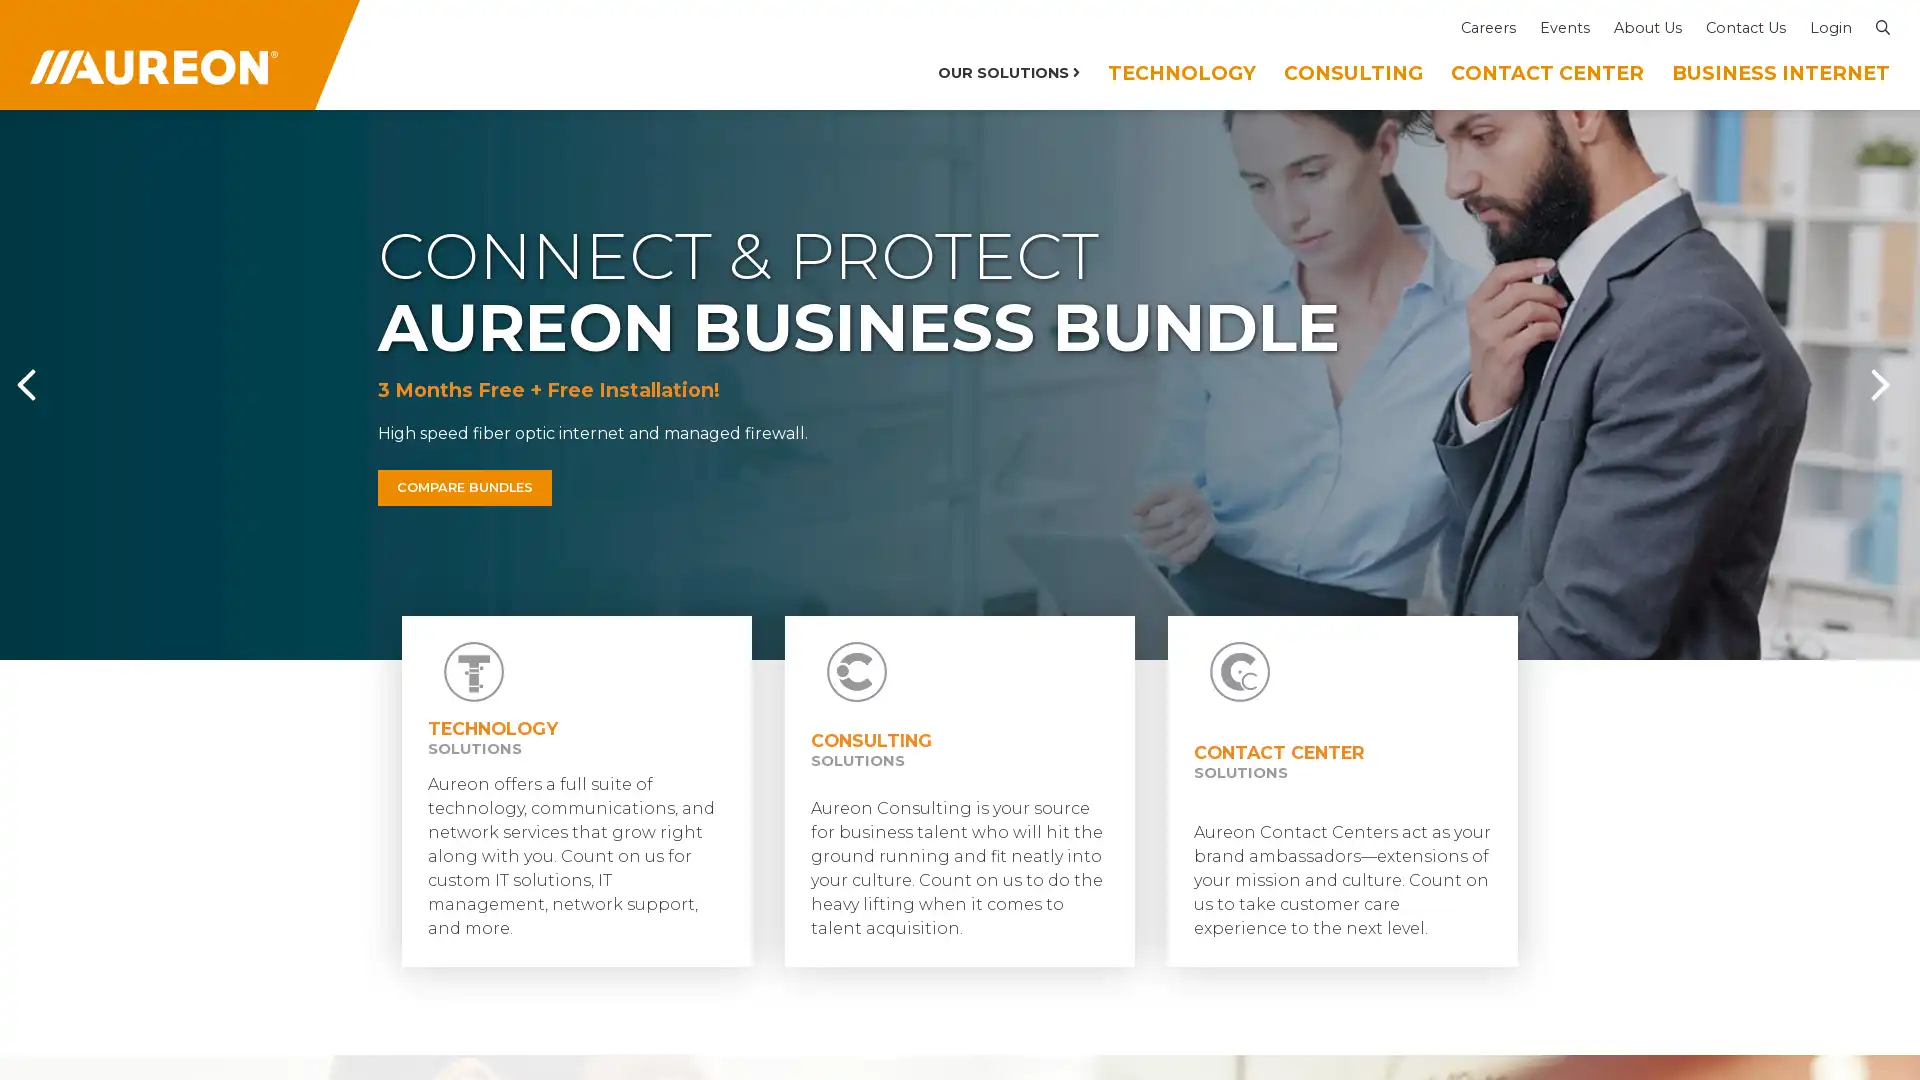 This screenshot has width=1920, height=1080. What do you see at coordinates (1885, 385) in the screenshot?
I see `Next` at bounding box center [1885, 385].